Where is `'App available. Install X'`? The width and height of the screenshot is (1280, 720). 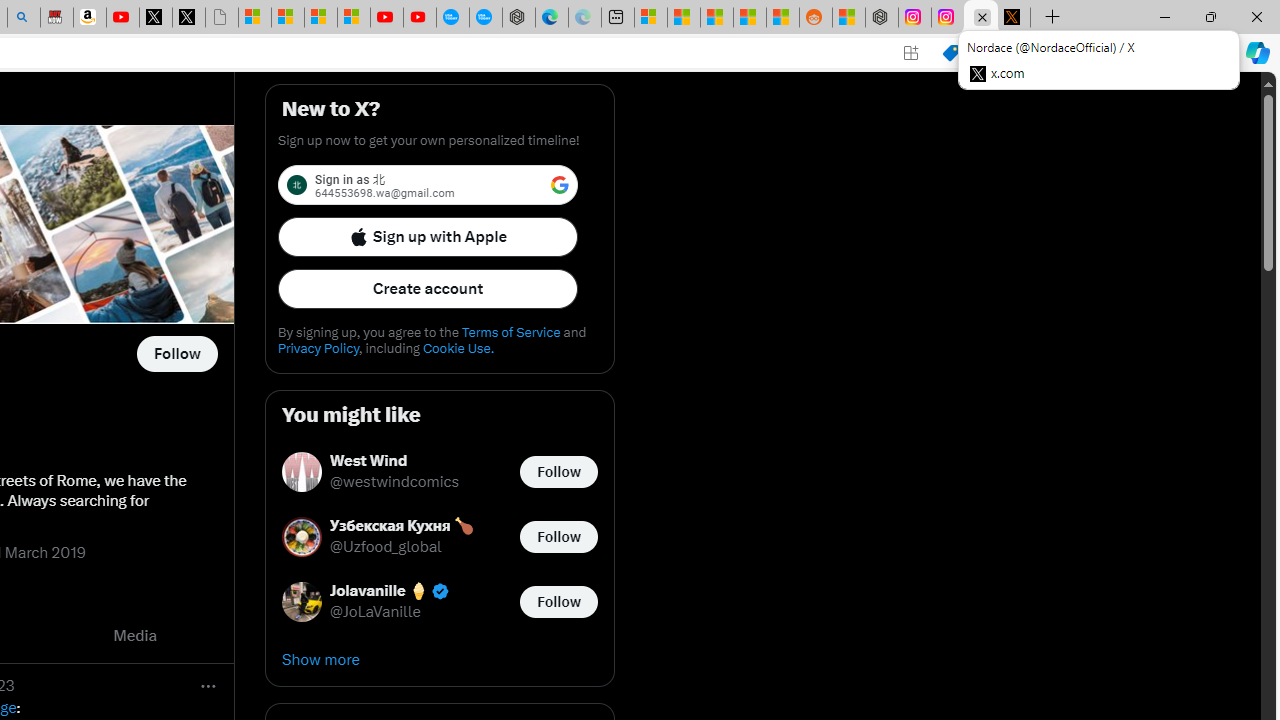
'App available. Install X' is located at coordinates (909, 52).